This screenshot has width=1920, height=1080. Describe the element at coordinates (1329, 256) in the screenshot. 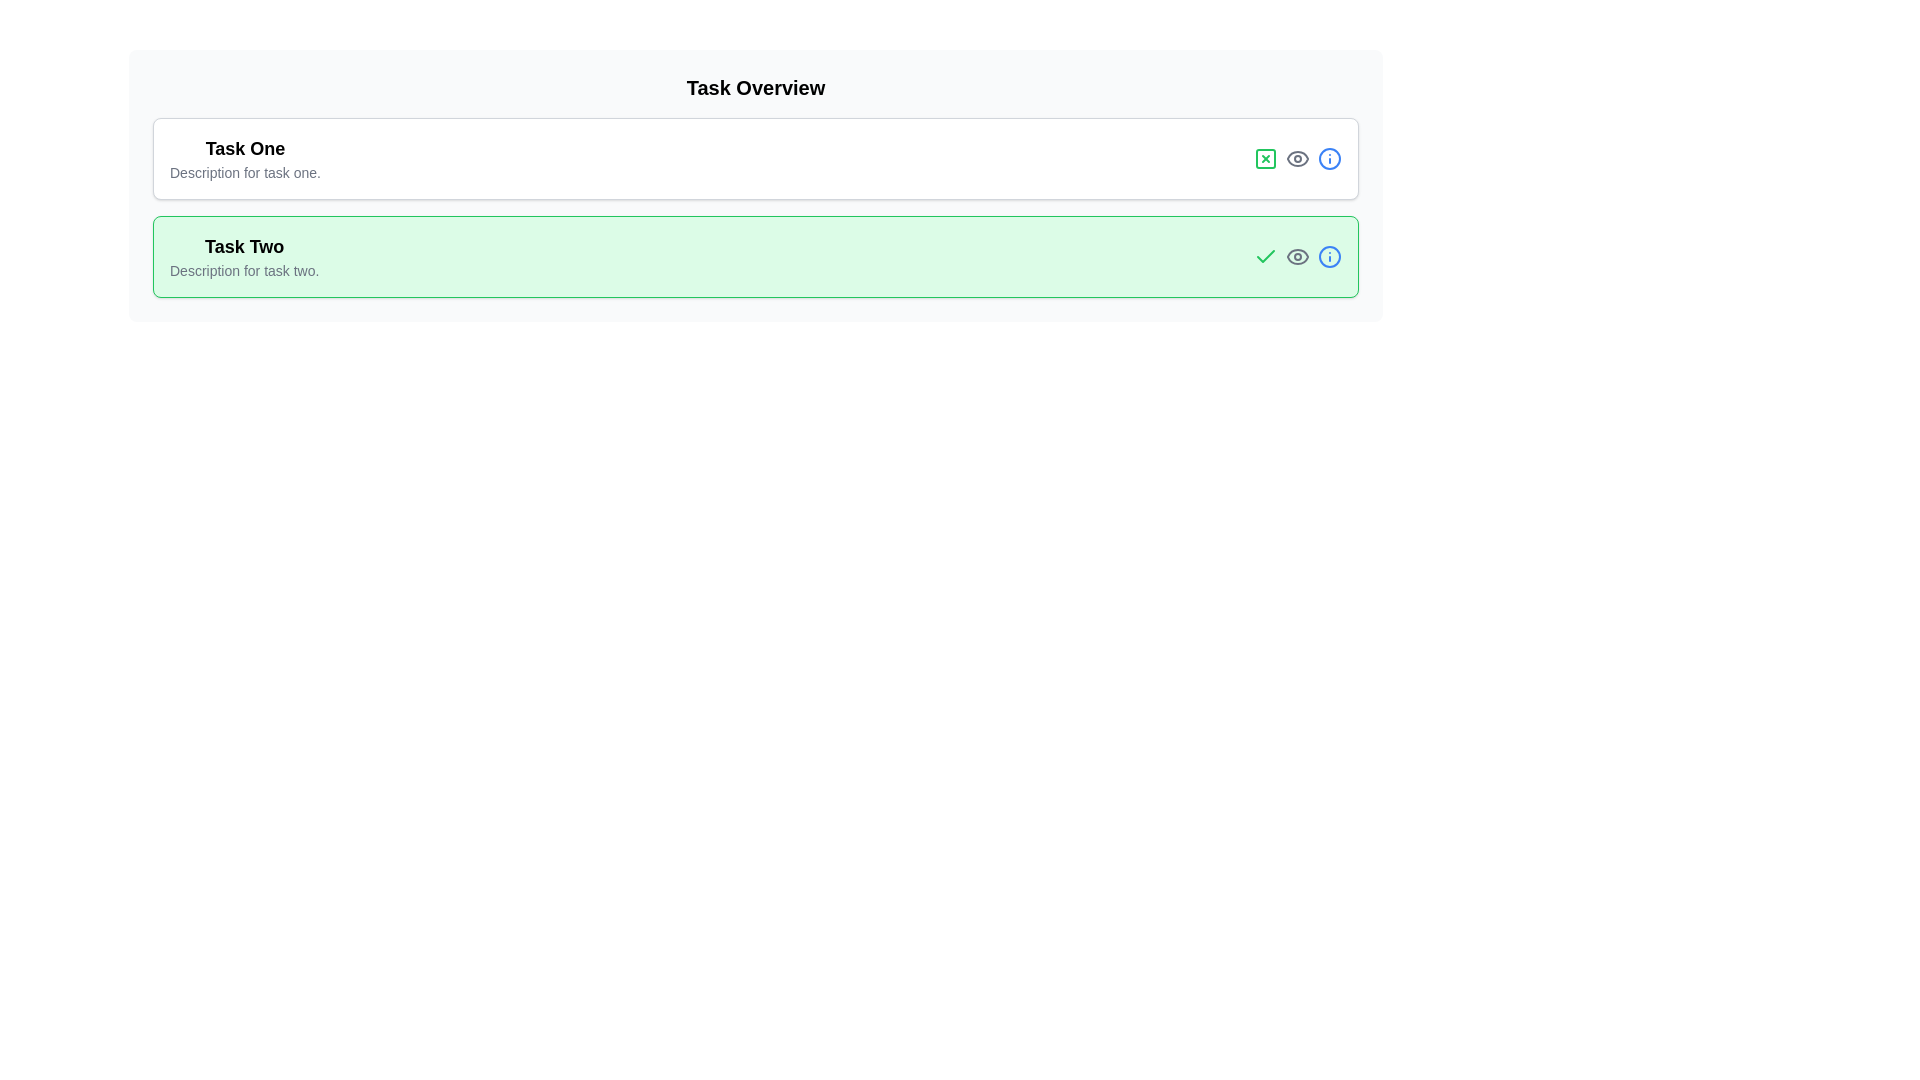

I see `the small blue information icon located on the right side of the green task box labeled 'Task Two'` at that location.